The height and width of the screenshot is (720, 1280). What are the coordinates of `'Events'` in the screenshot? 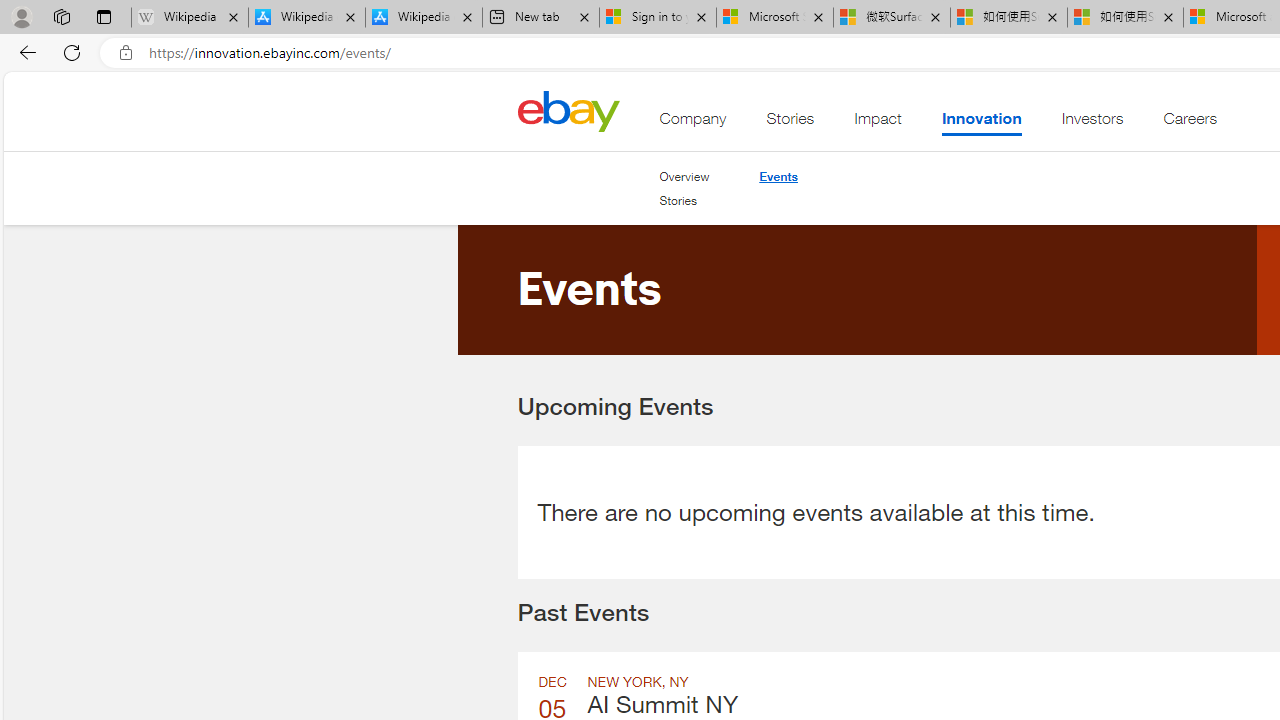 It's located at (777, 175).